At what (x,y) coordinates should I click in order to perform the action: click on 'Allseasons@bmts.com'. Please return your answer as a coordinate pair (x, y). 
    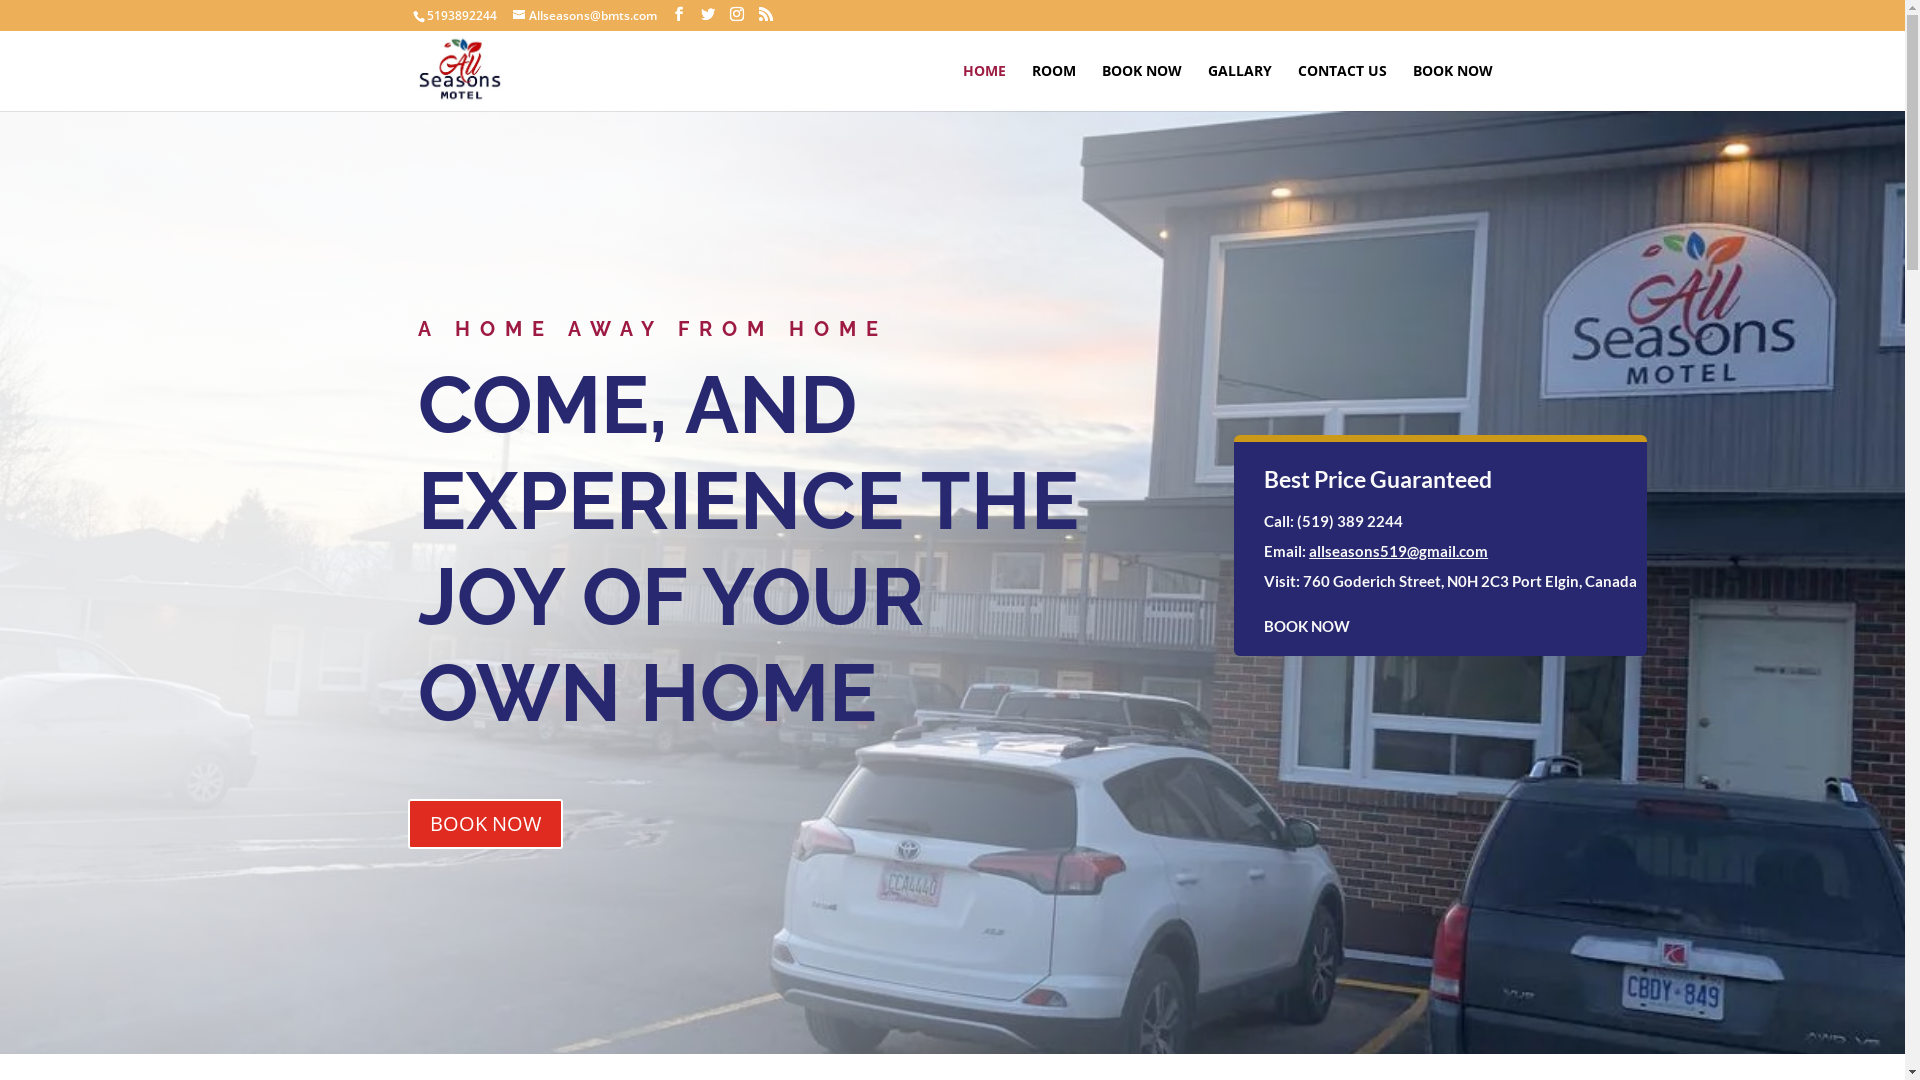
    Looking at the image, I should click on (583, 15).